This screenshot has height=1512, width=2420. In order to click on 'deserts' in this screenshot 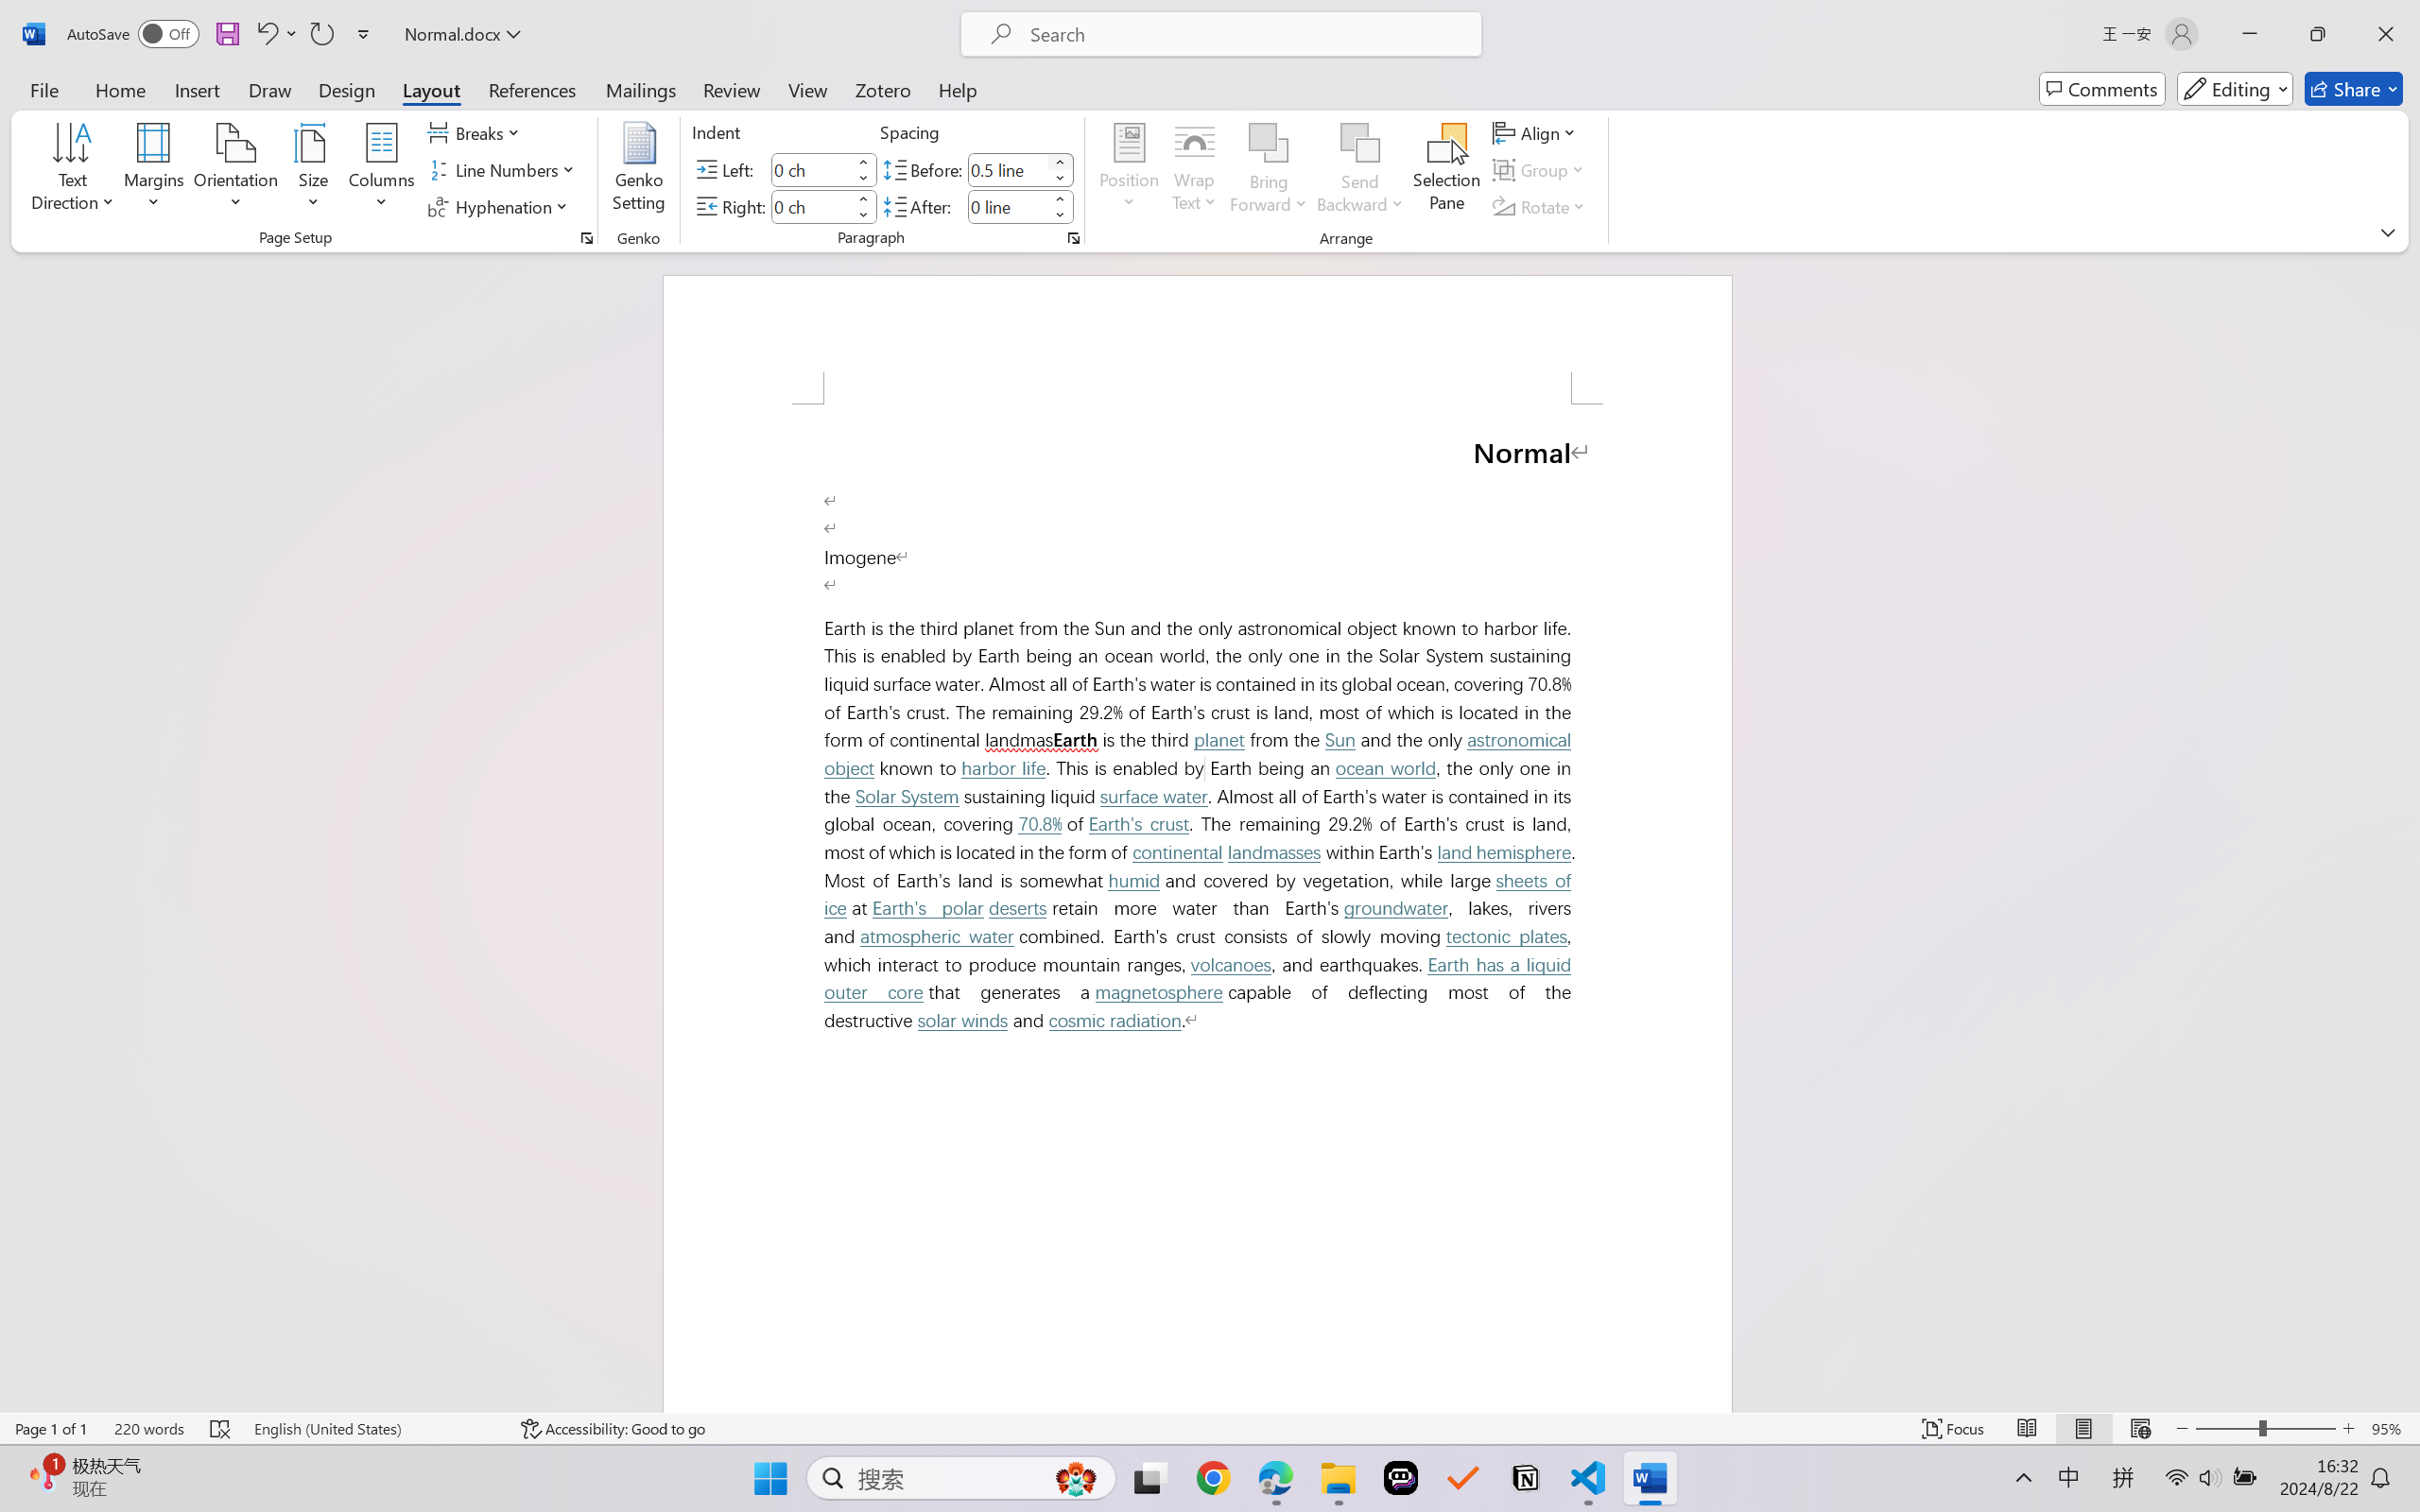, I will do `click(1016, 906)`.